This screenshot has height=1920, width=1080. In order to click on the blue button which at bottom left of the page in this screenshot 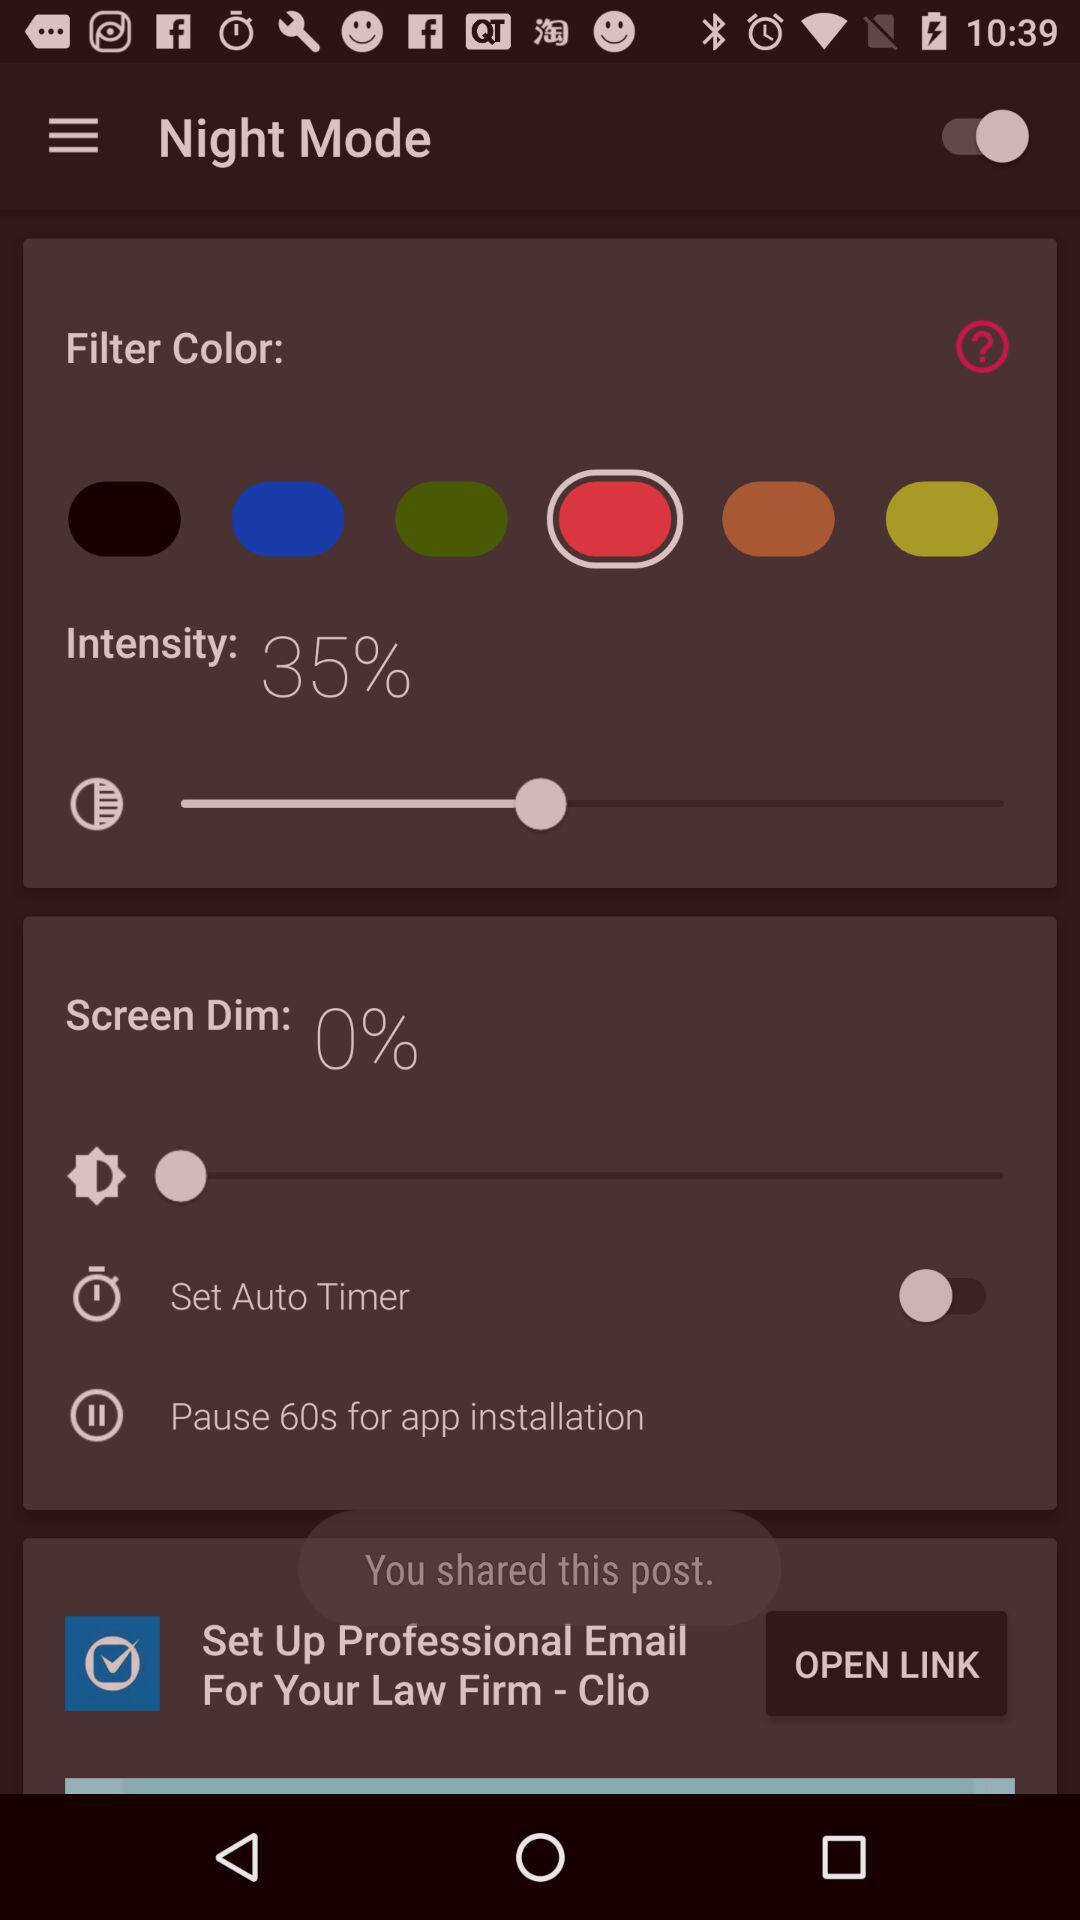, I will do `click(112, 1663)`.